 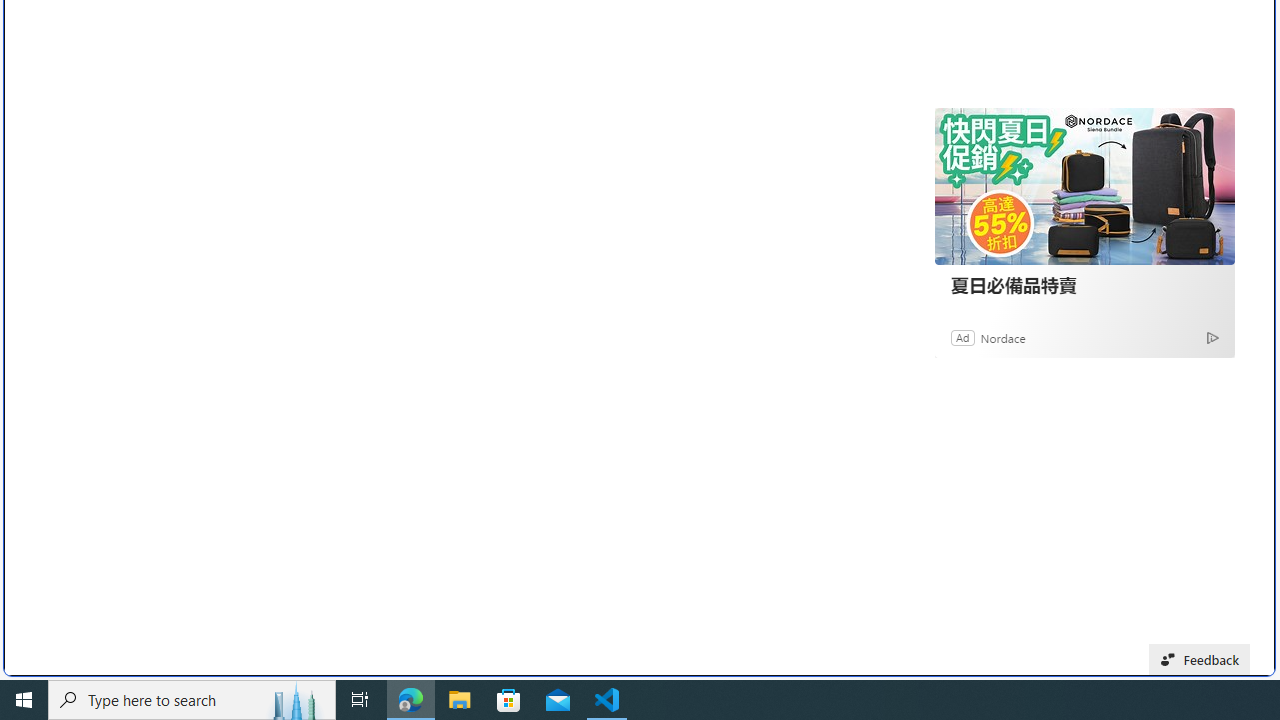 What do you see at coordinates (1200, 659) in the screenshot?
I see `'Feedback'` at bounding box center [1200, 659].